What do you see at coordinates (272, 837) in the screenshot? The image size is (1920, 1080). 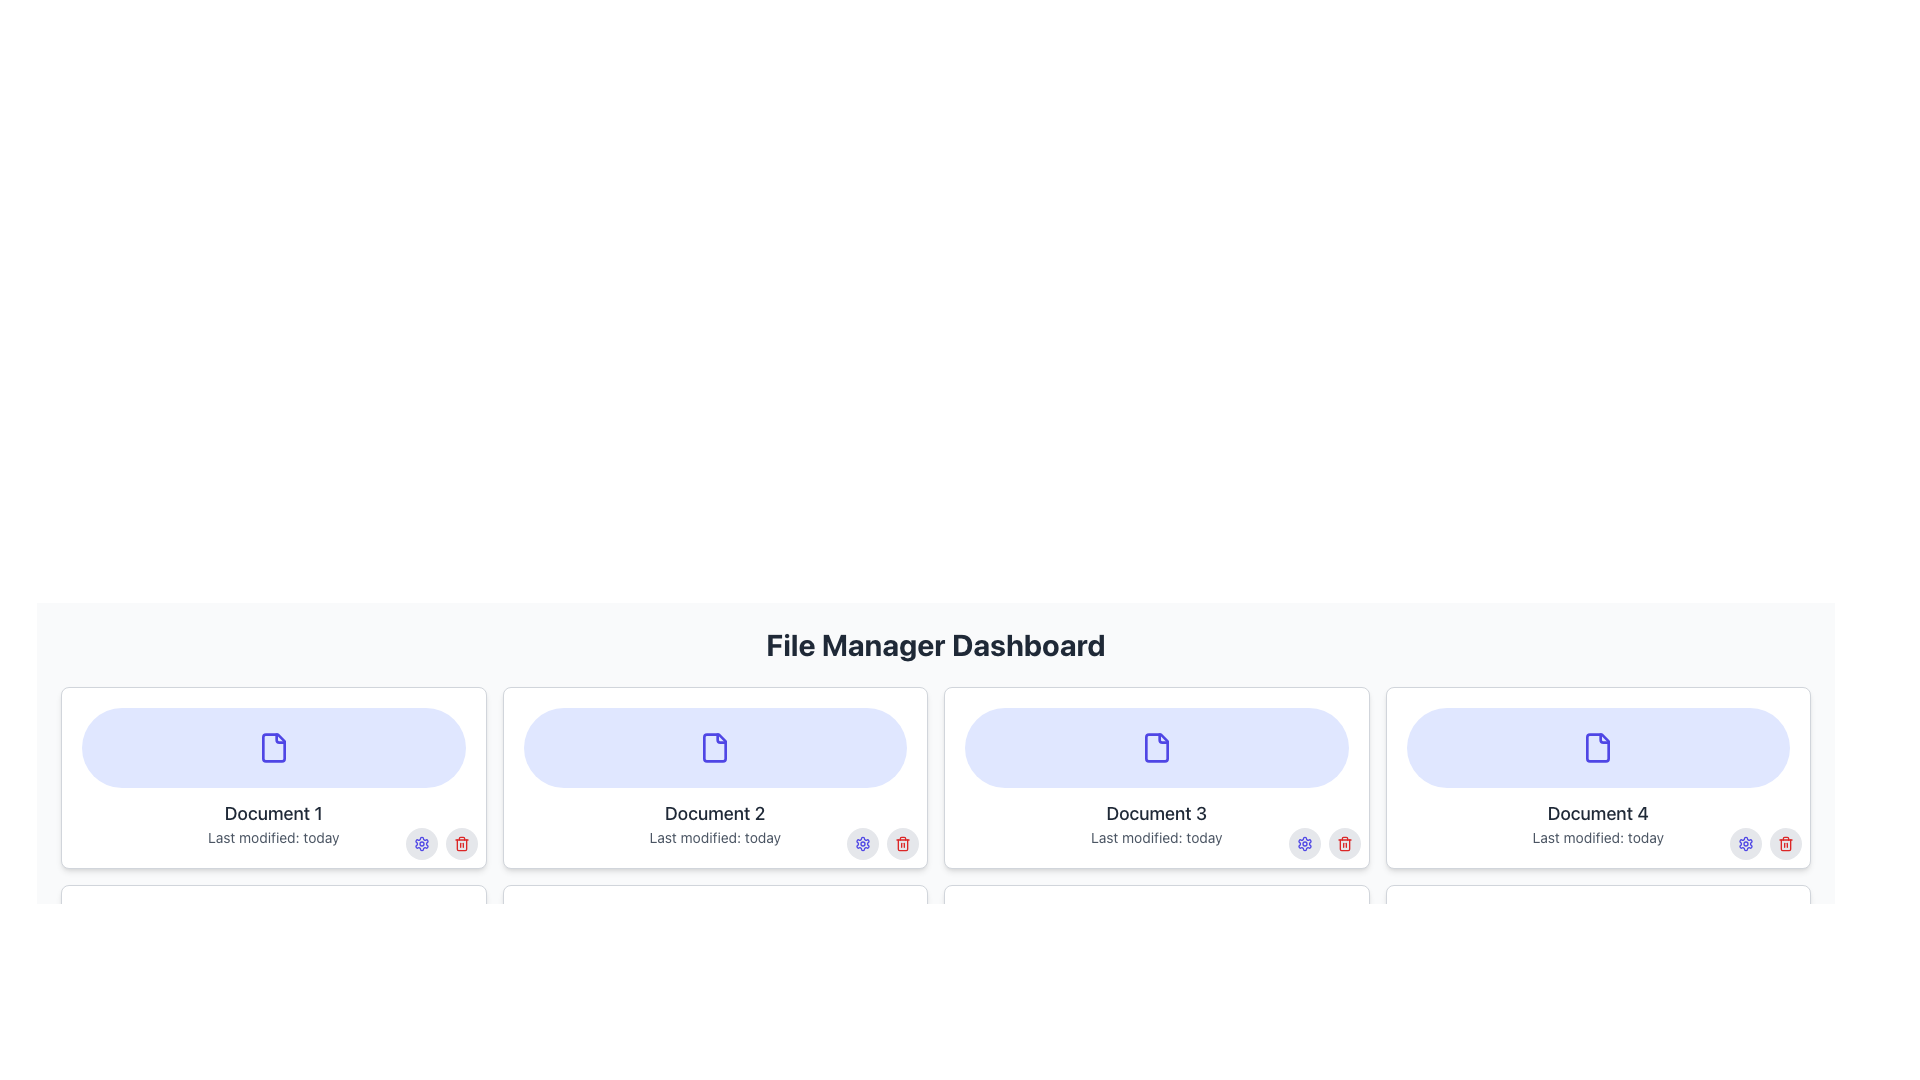 I see `the text label displaying the last modification date of the document associated with the card titled 'Document 1', located at the bottom left corner of the card` at bounding box center [272, 837].